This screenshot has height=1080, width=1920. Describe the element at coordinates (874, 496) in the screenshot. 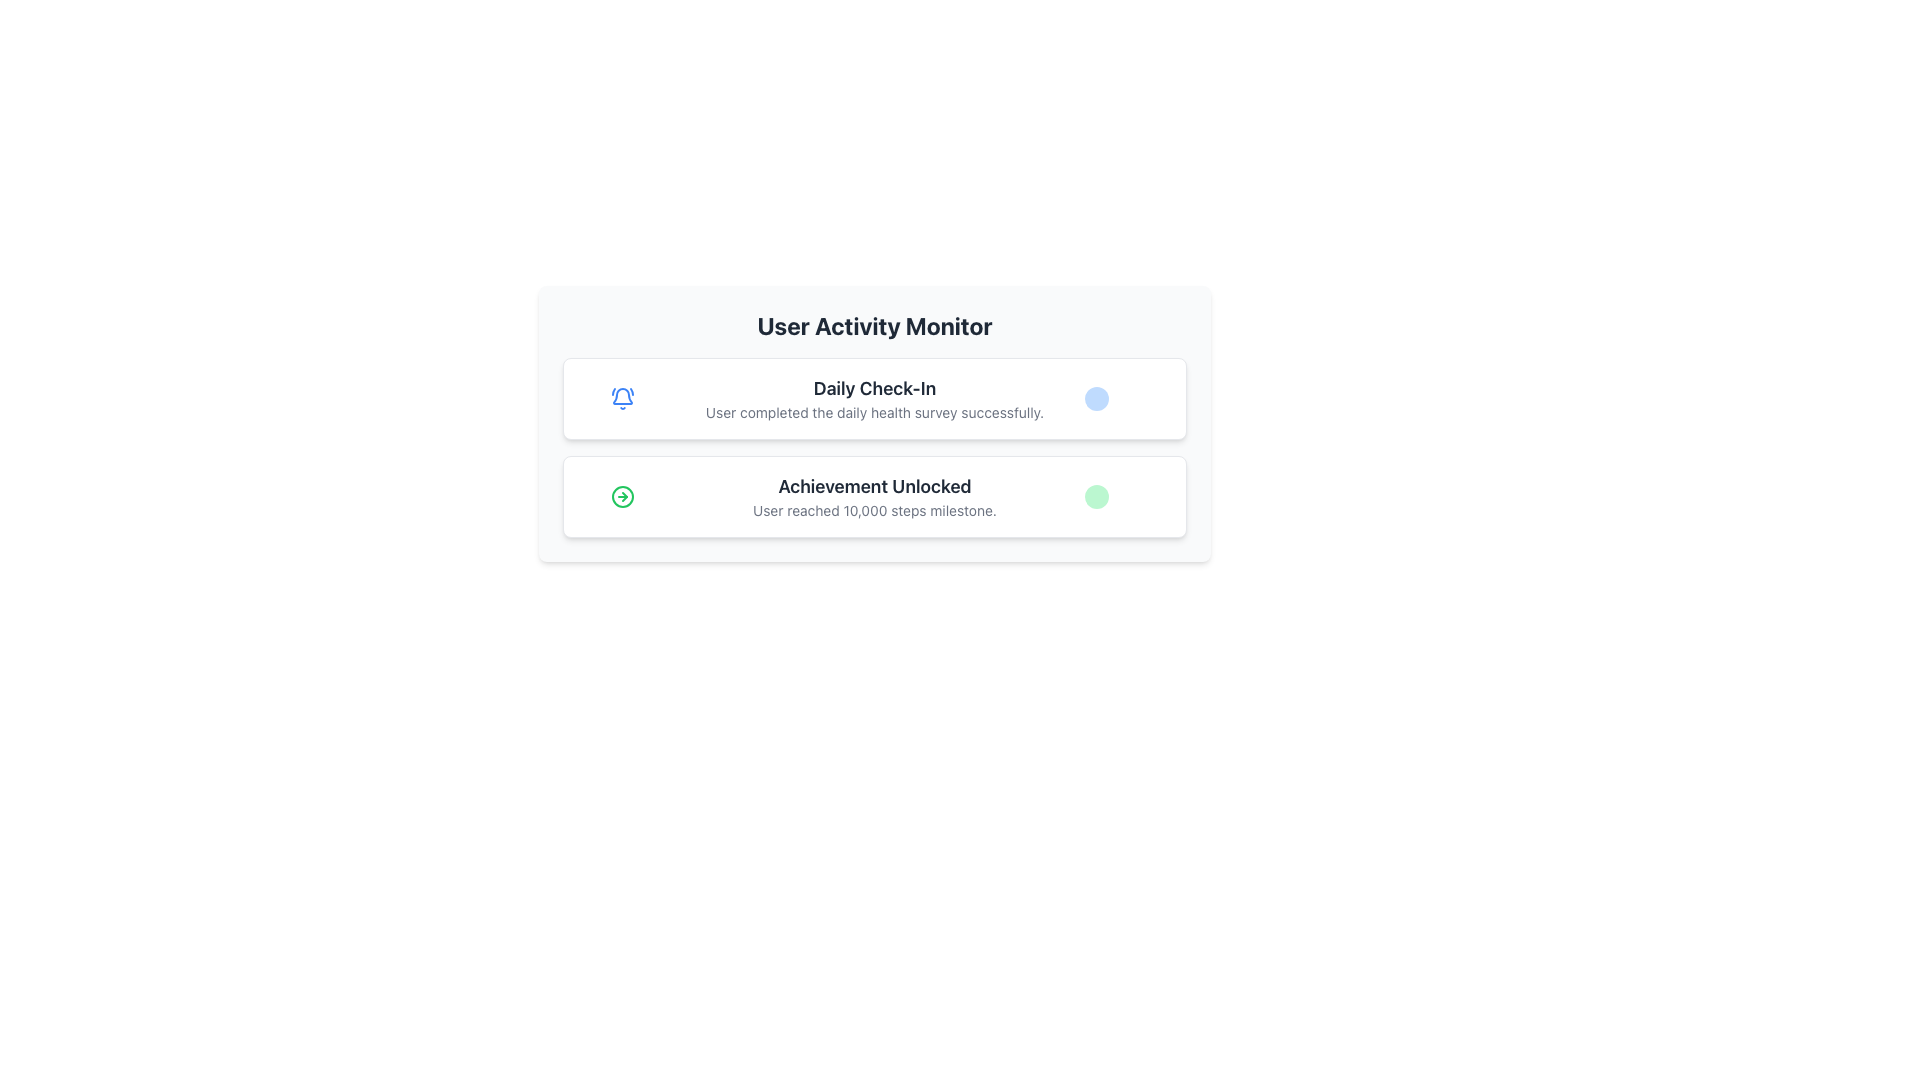

I see `the Notification card that displays an achievement notification, located below the 'Daily Check-In' block, to possibly trigger additional information or interaction` at that location.